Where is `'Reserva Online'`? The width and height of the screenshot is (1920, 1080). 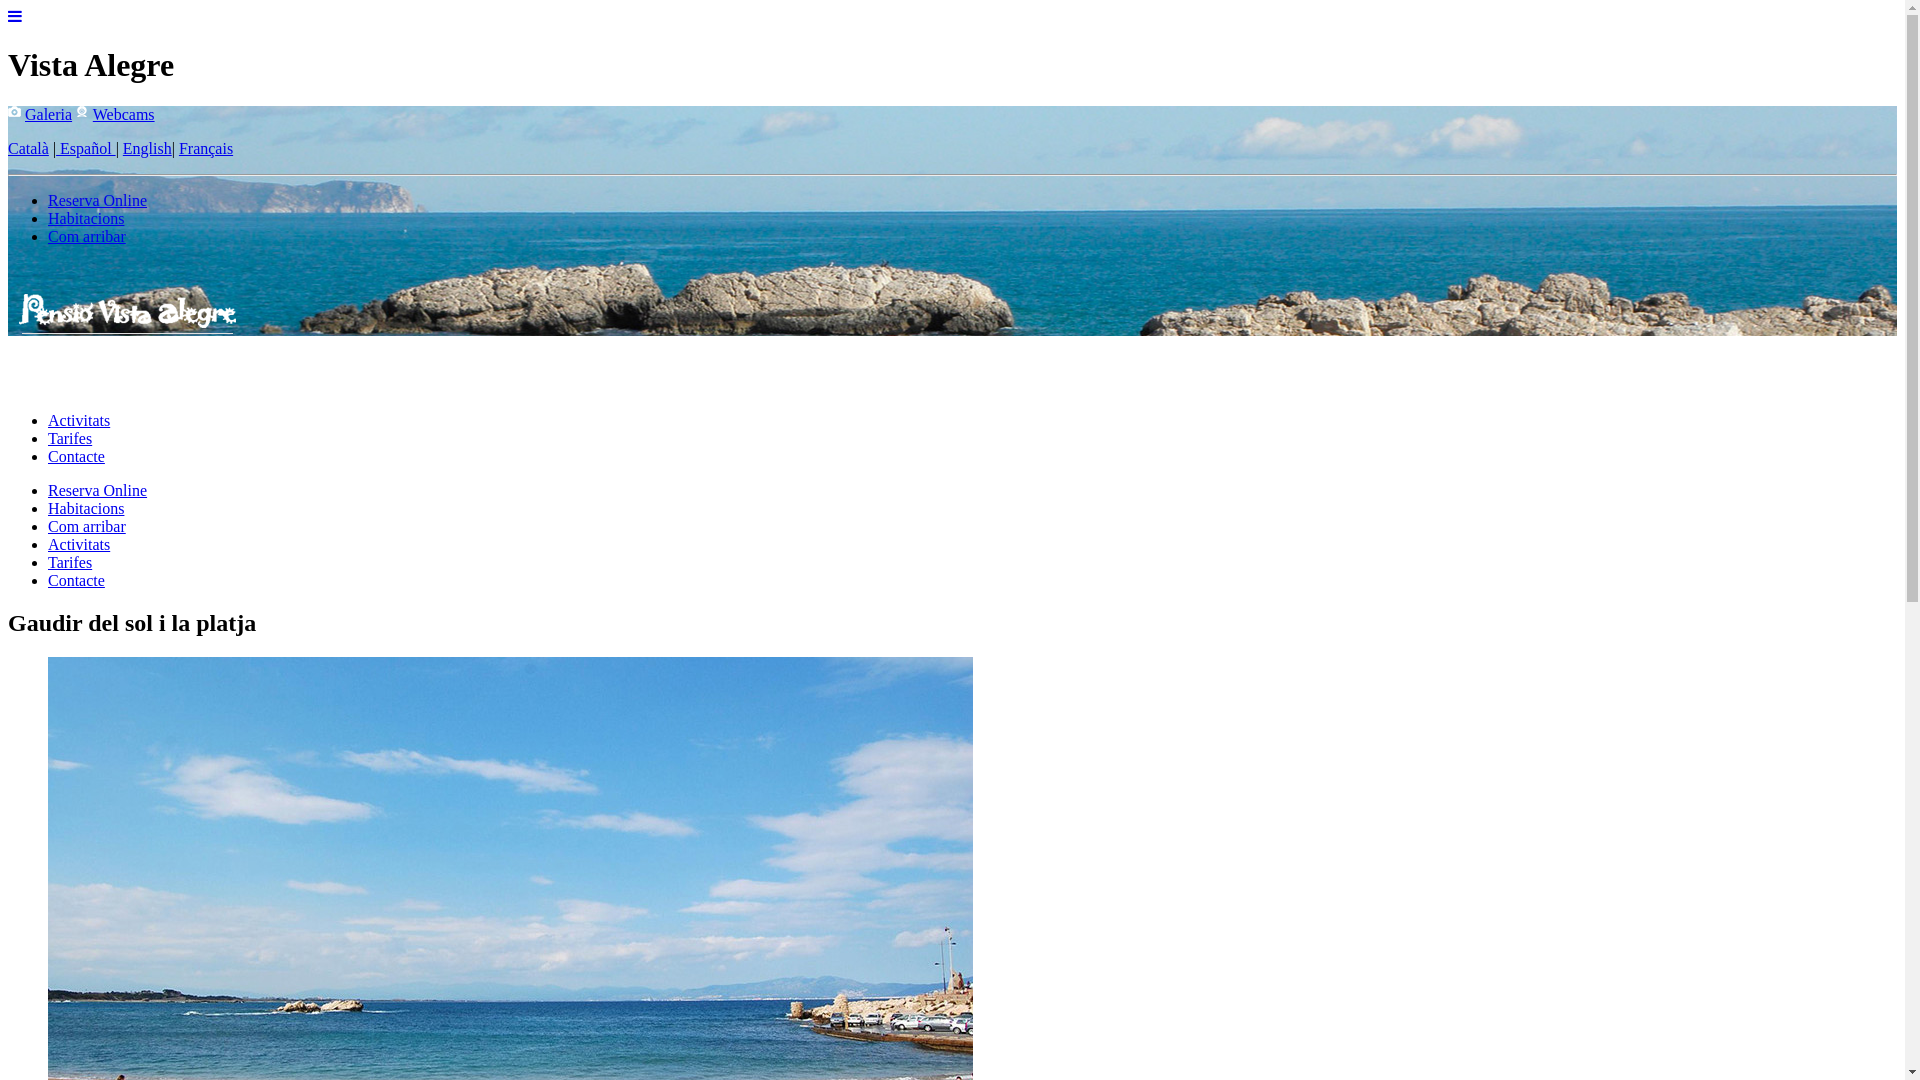 'Reserva Online' is located at coordinates (48, 490).